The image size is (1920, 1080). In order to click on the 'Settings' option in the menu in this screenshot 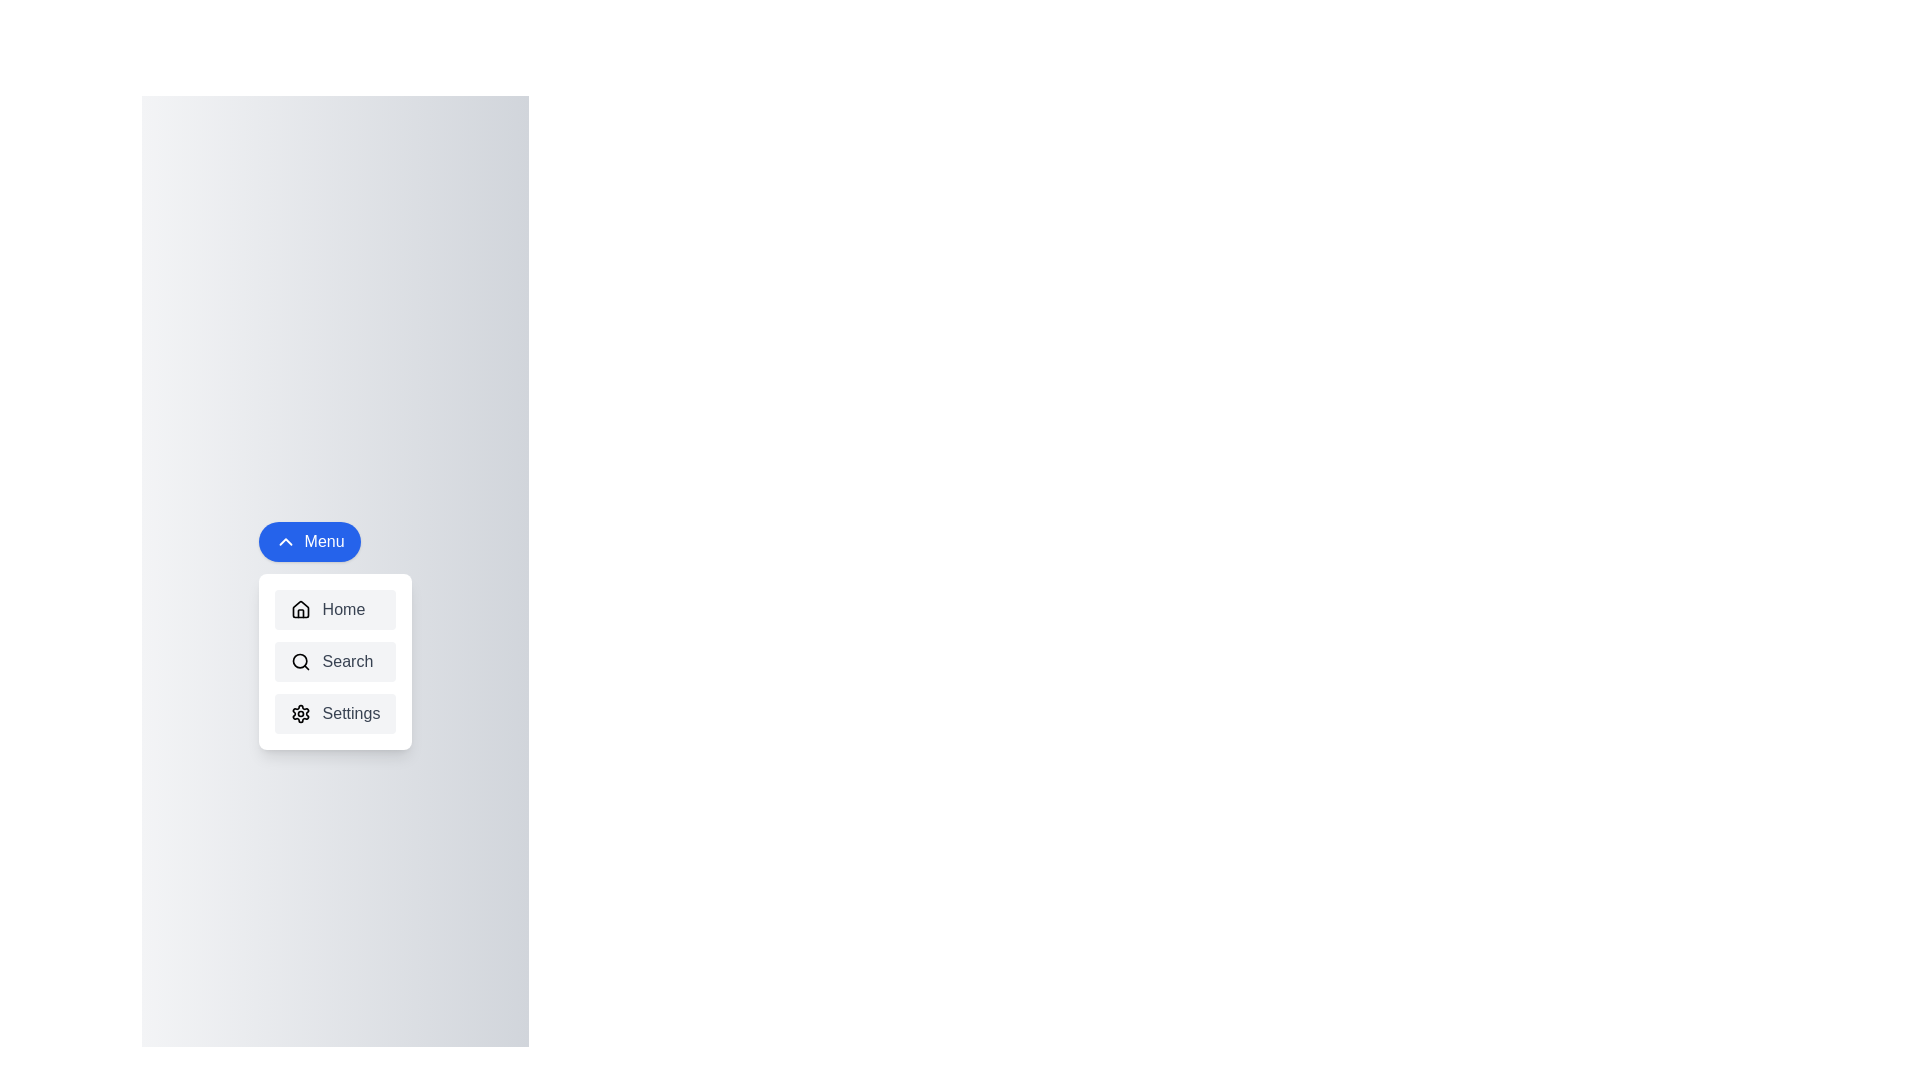, I will do `click(335, 712)`.